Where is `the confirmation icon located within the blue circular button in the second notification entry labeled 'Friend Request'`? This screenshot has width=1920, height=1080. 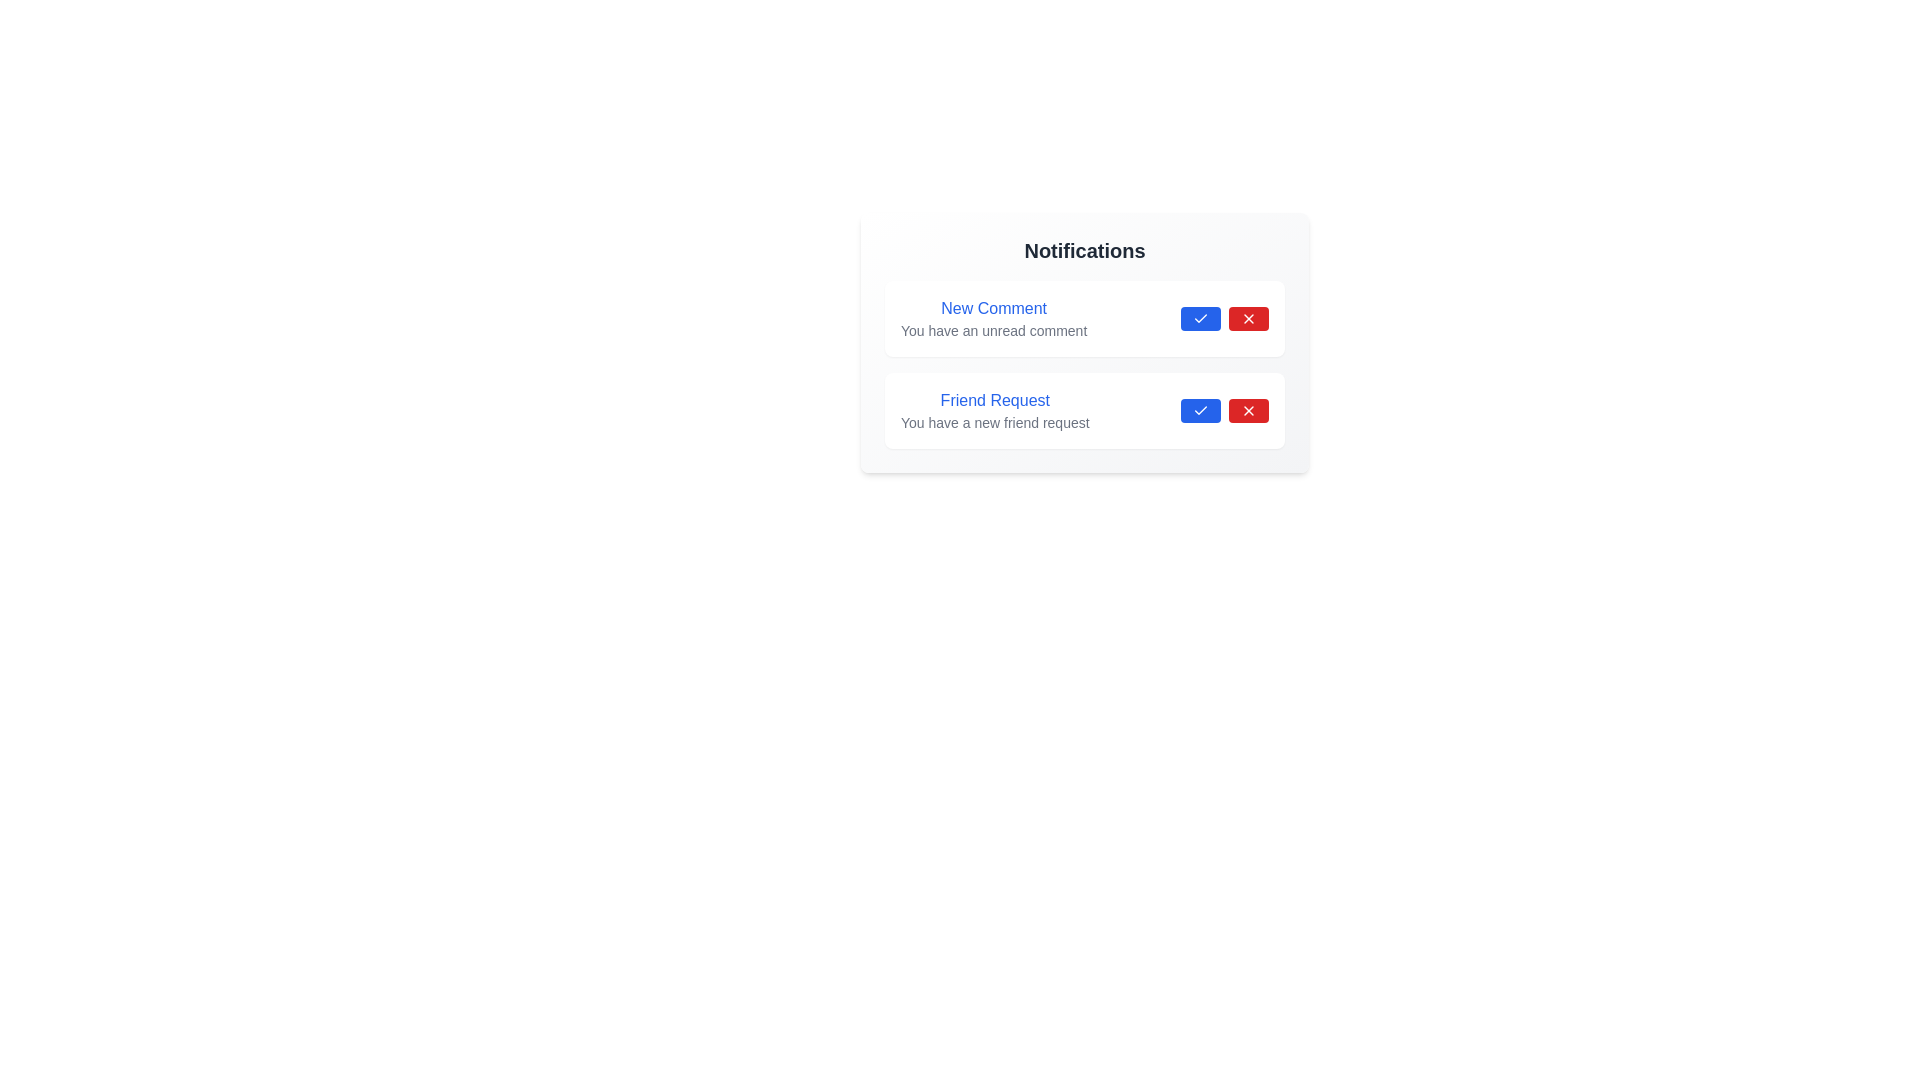
the confirmation icon located within the blue circular button in the second notification entry labeled 'Friend Request' is located at coordinates (1200, 410).